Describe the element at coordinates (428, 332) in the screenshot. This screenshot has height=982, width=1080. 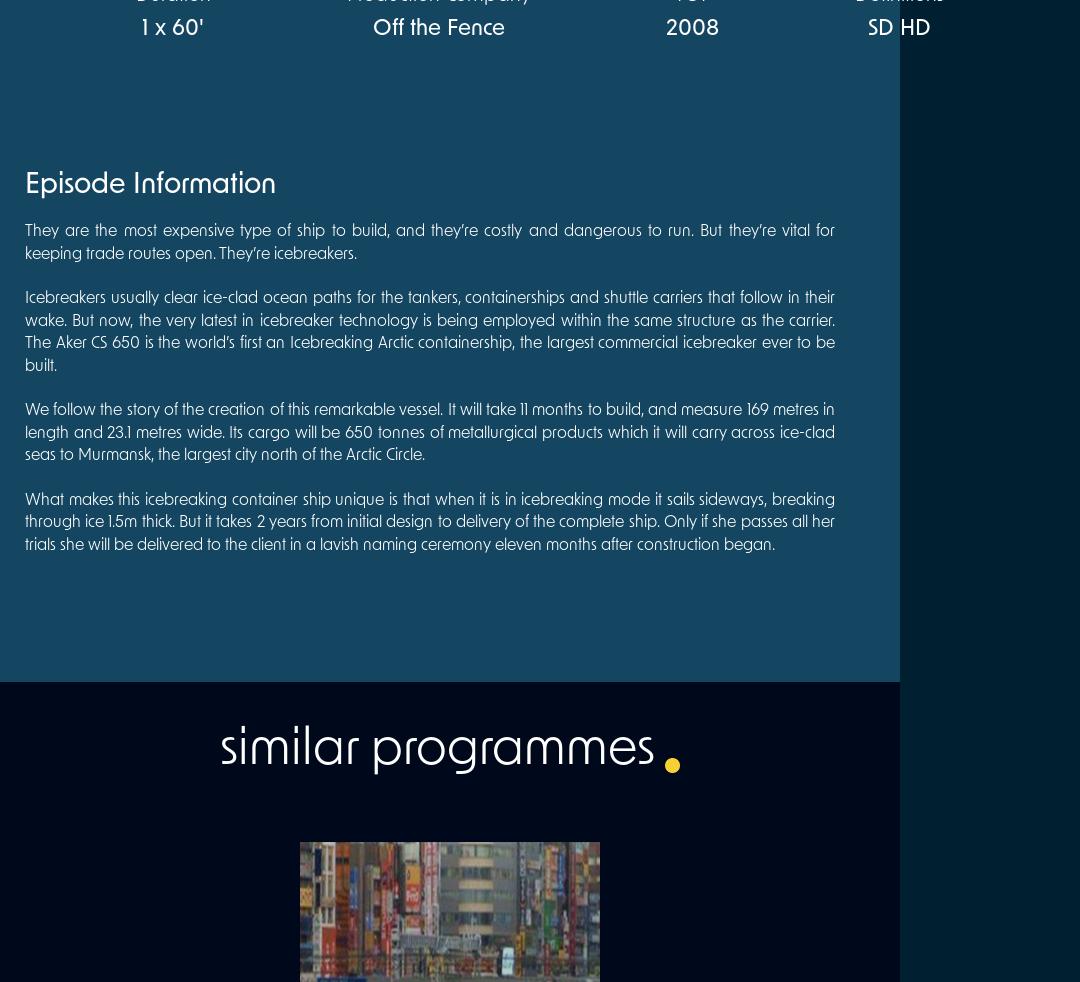
I see `'Icebreakers usually clear ice-clad ocean paths for the tankers, containerships and shuttle carriers that follow in their wake. But now, the very latest in icebreaker technology is being employed within the same structure as the carrier. The Aker CS 650 is the world’s first an Icebreaking Arctic containership, the largest commercial icebreaker ever to be built.'` at that location.